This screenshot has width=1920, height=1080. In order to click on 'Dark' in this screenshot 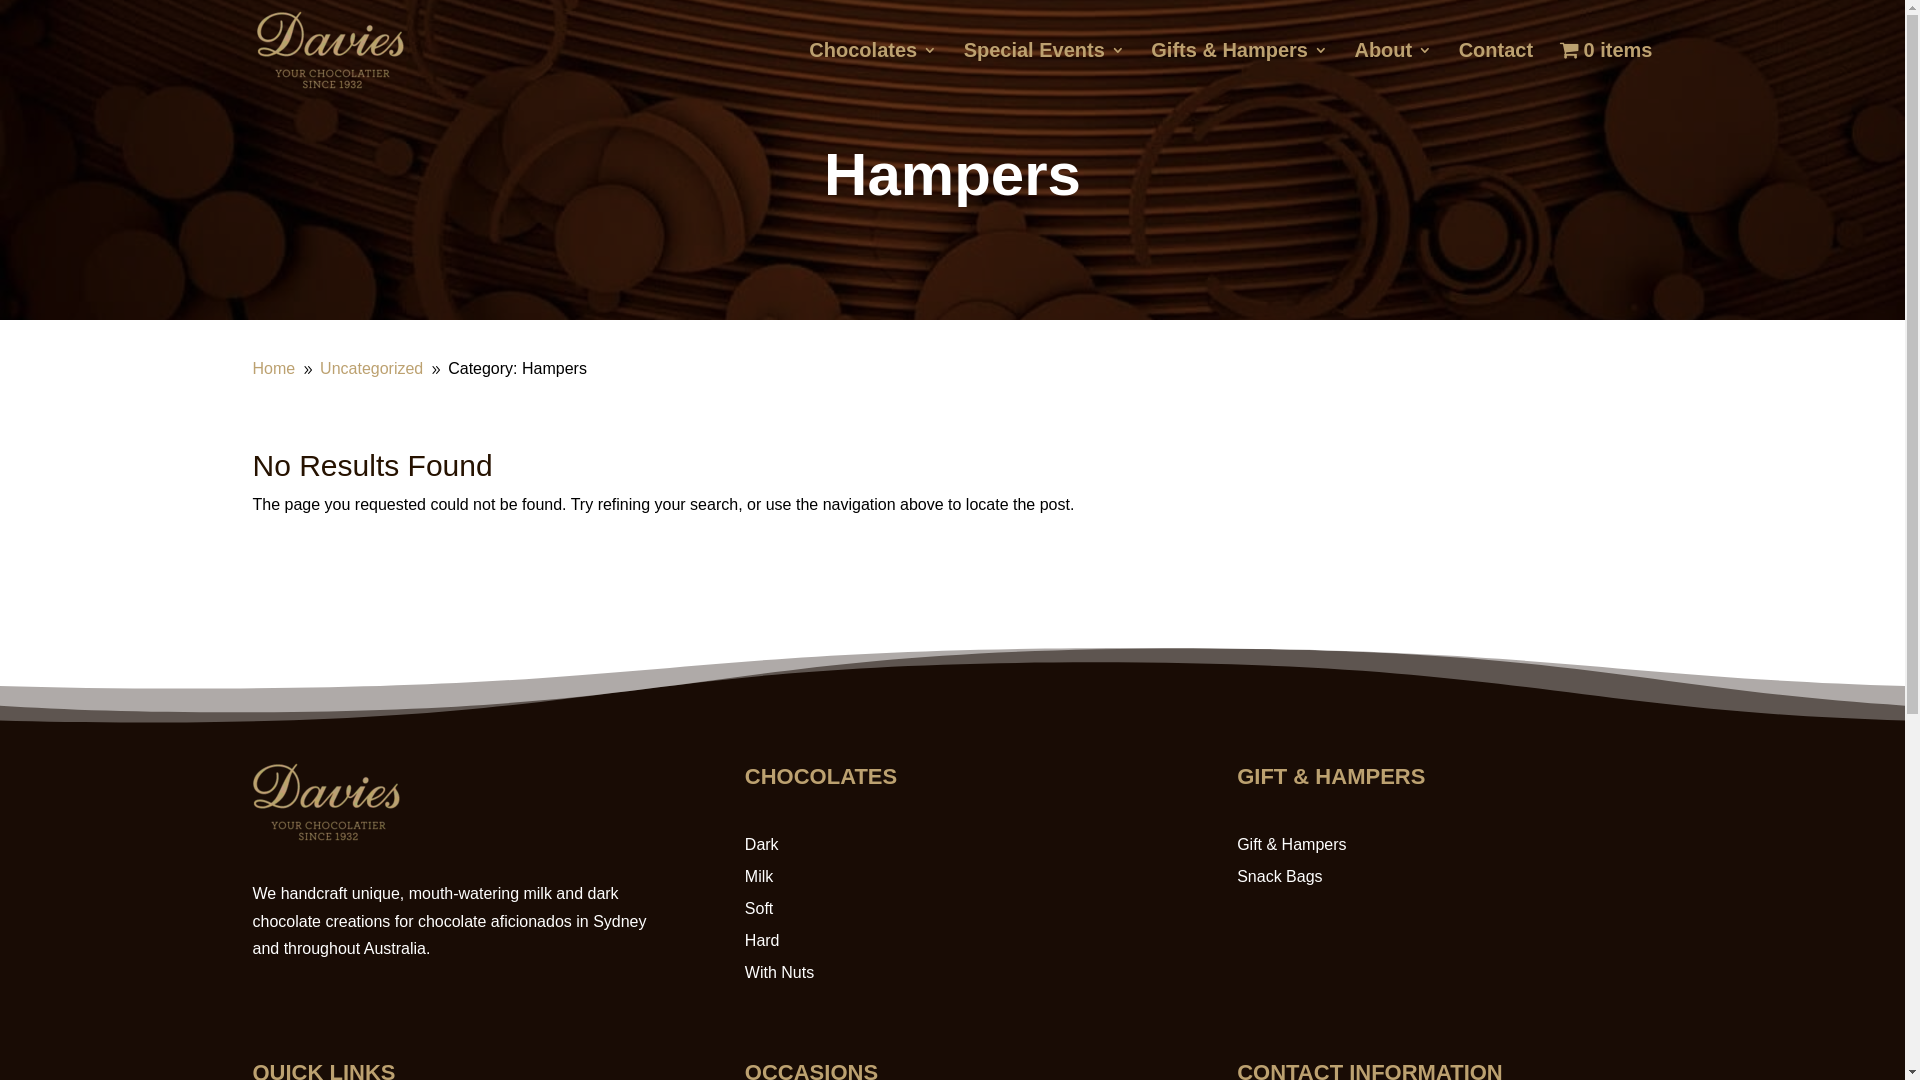, I will do `click(743, 844)`.